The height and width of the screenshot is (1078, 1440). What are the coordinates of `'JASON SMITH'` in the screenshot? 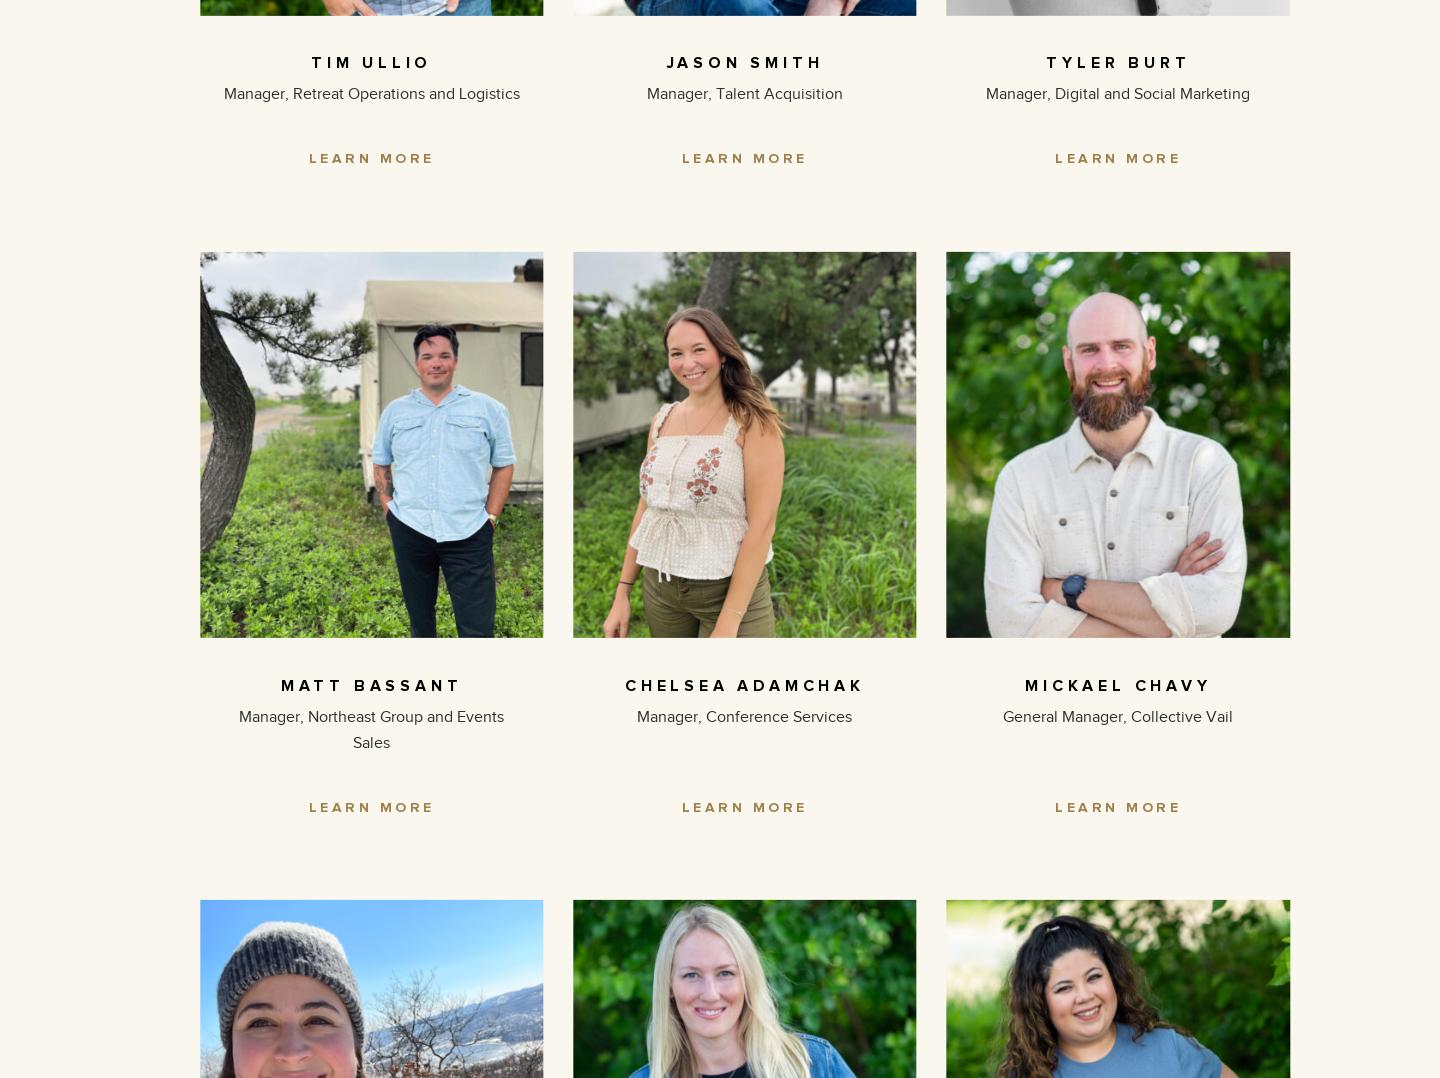 It's located at (666, 62).